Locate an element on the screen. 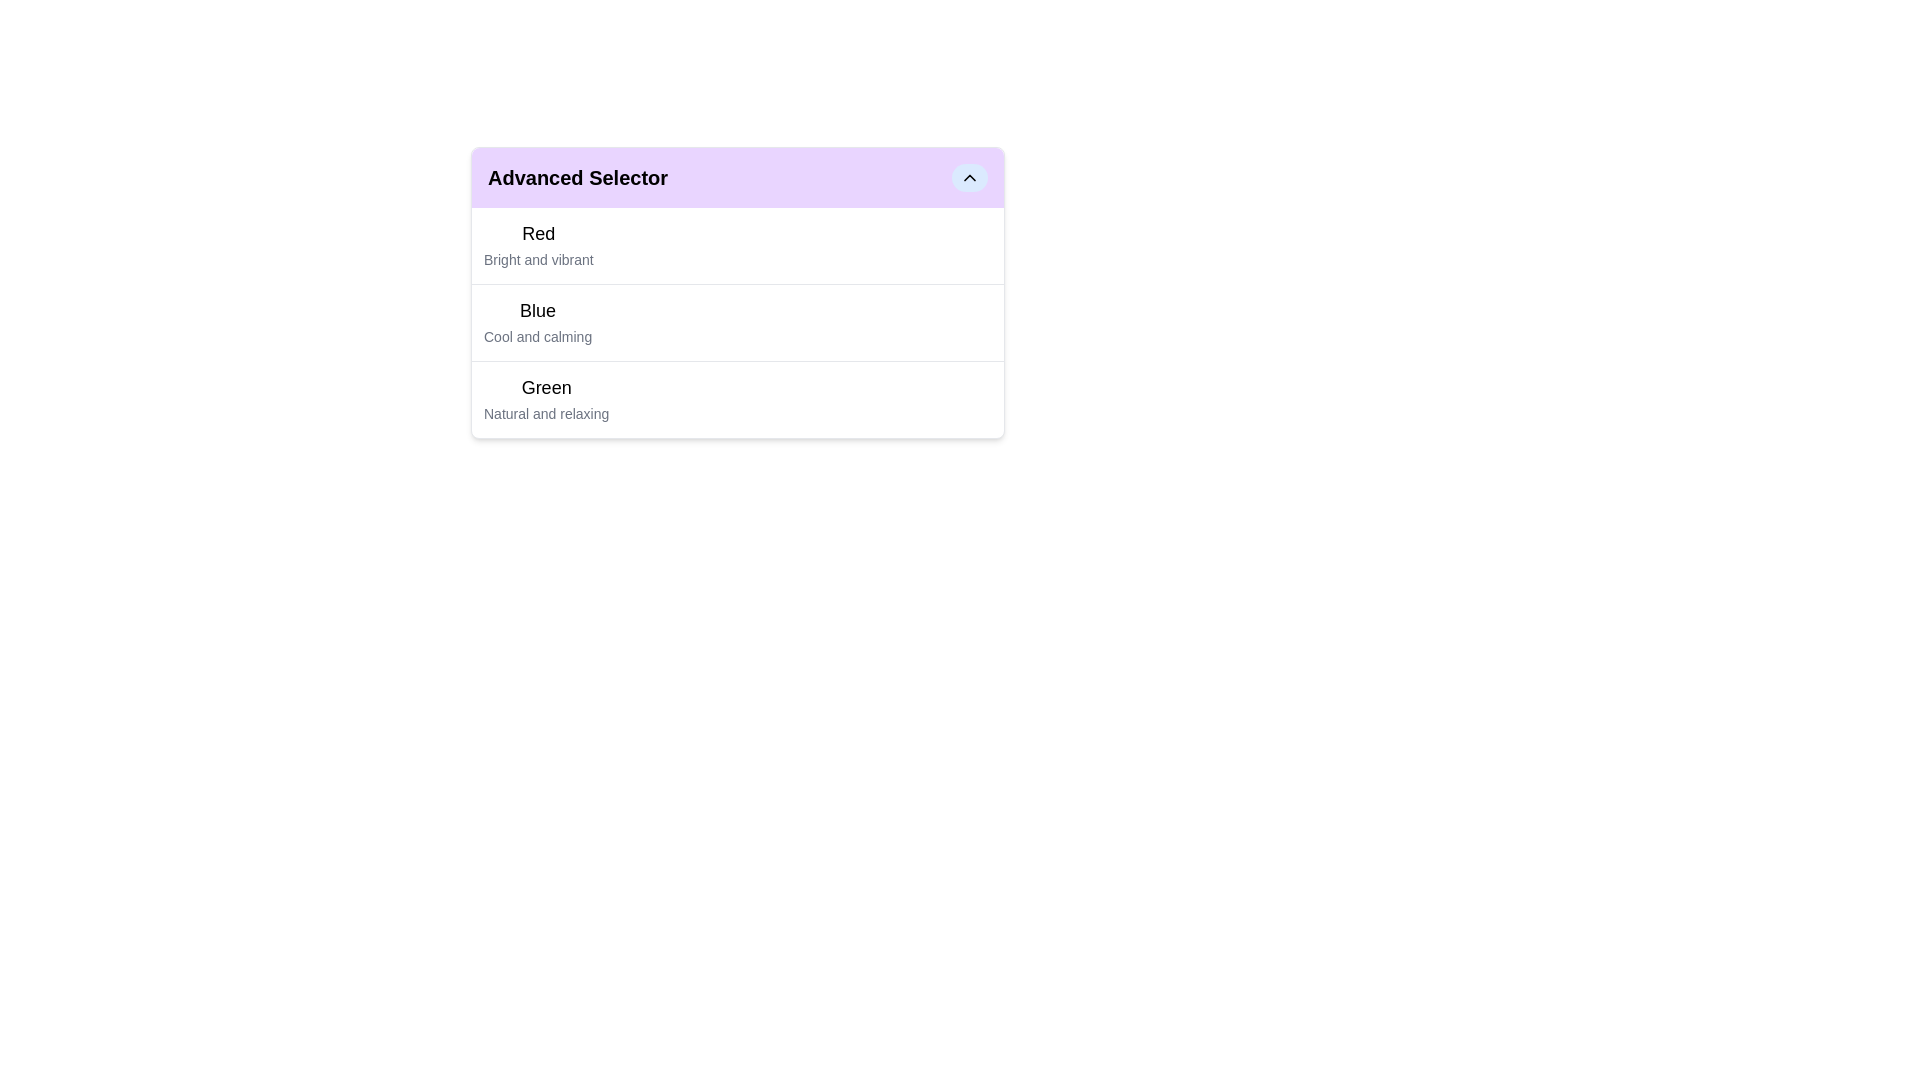  the selectable list item labeled 'Green' with the description 'Natural and relaxing' is located at coordinates (737, 399).